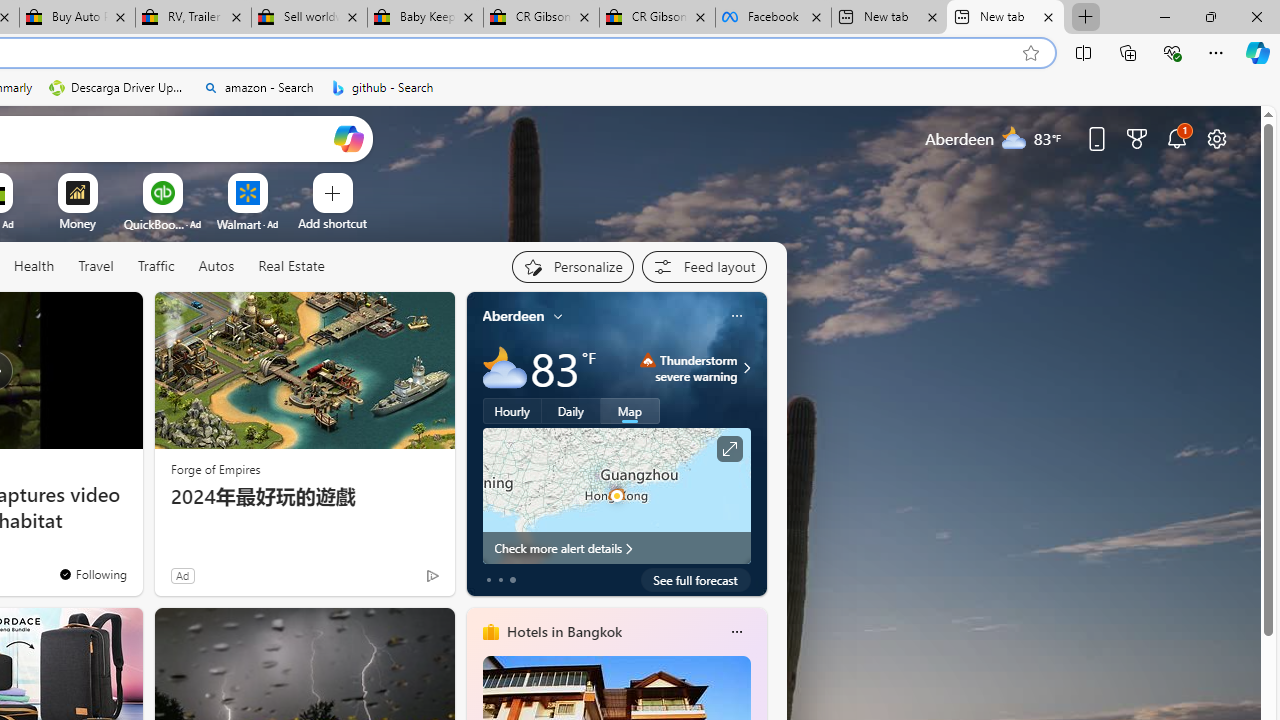  Describe the element at coordinates (772, 17) in the screenshot. I see `'Facebook'` at that location.